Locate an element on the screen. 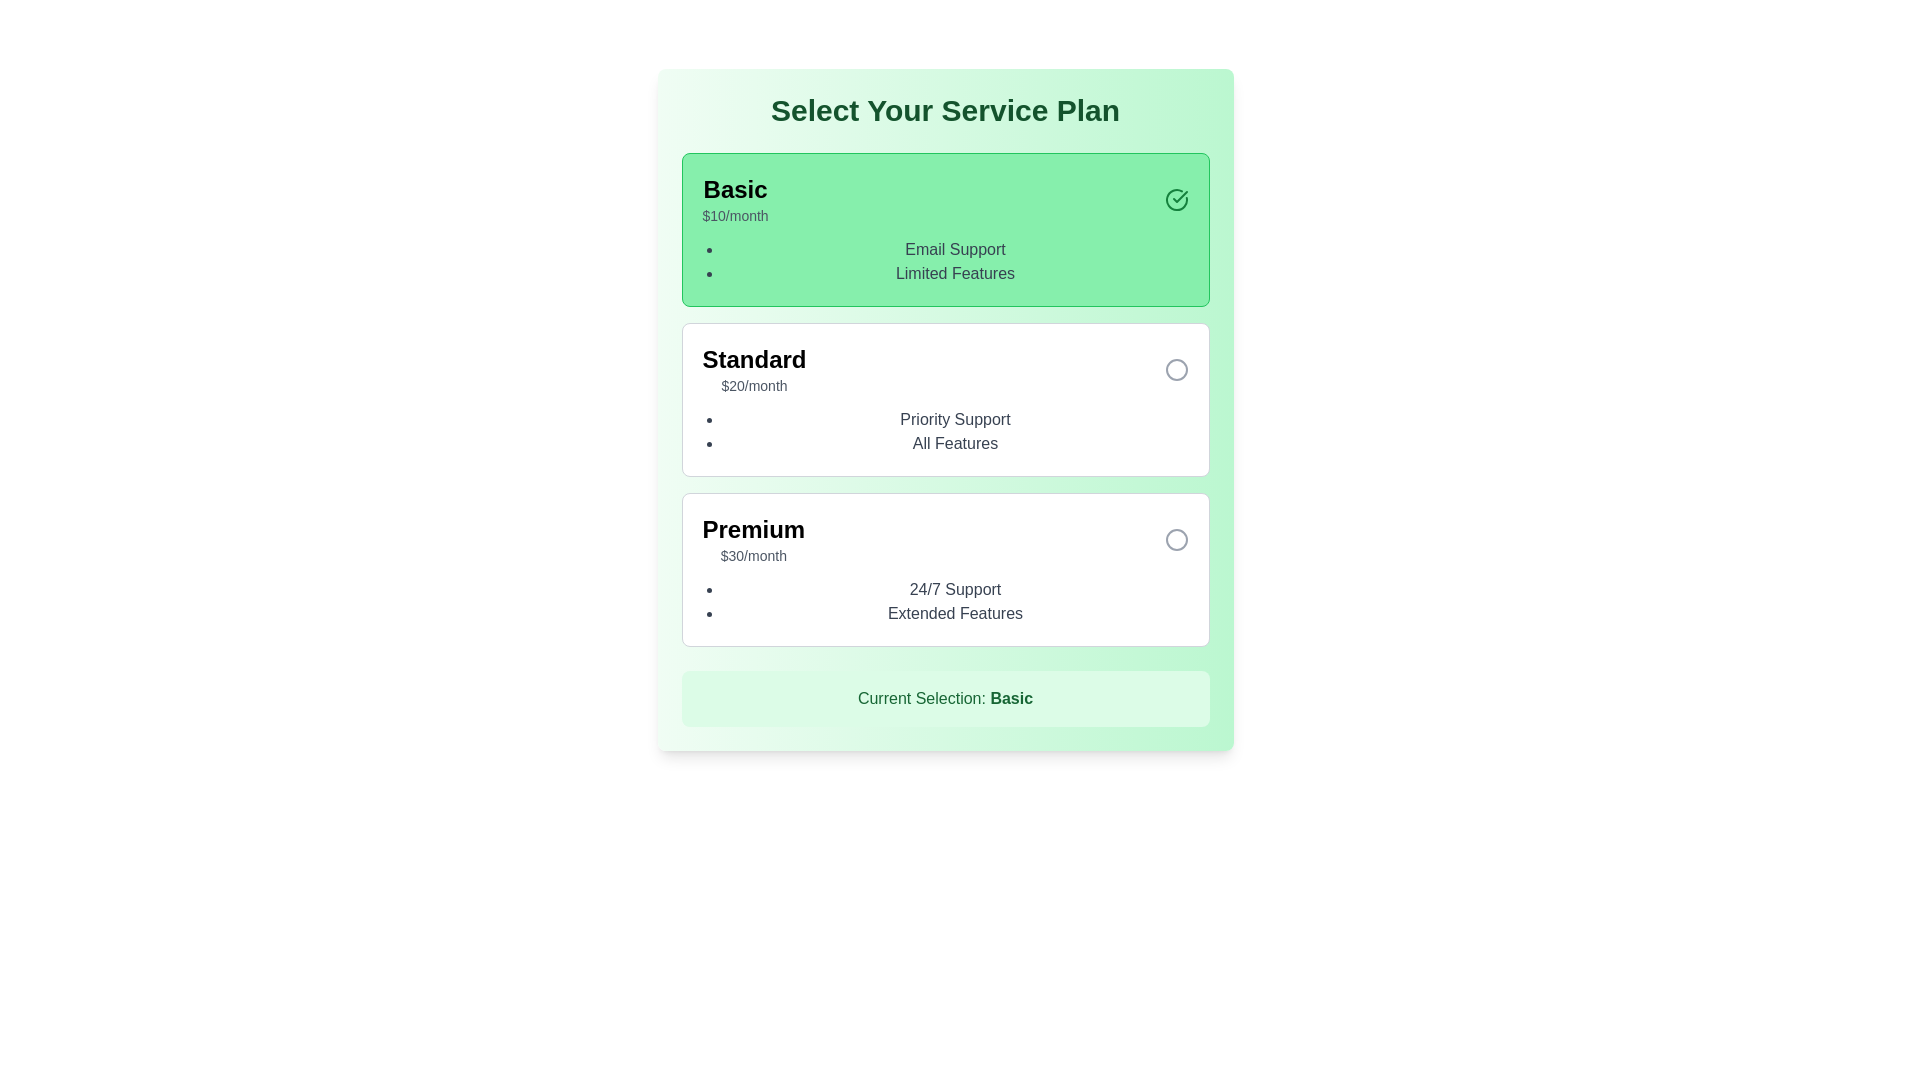 The height and width of the screenshot is (1080, 1920). the text label displaying the cost of the subscription plan located below the 'Basic' text and aligned slightly to its left in the topmost green-highlighted subscription plan box is located at coordinates (734, 216).